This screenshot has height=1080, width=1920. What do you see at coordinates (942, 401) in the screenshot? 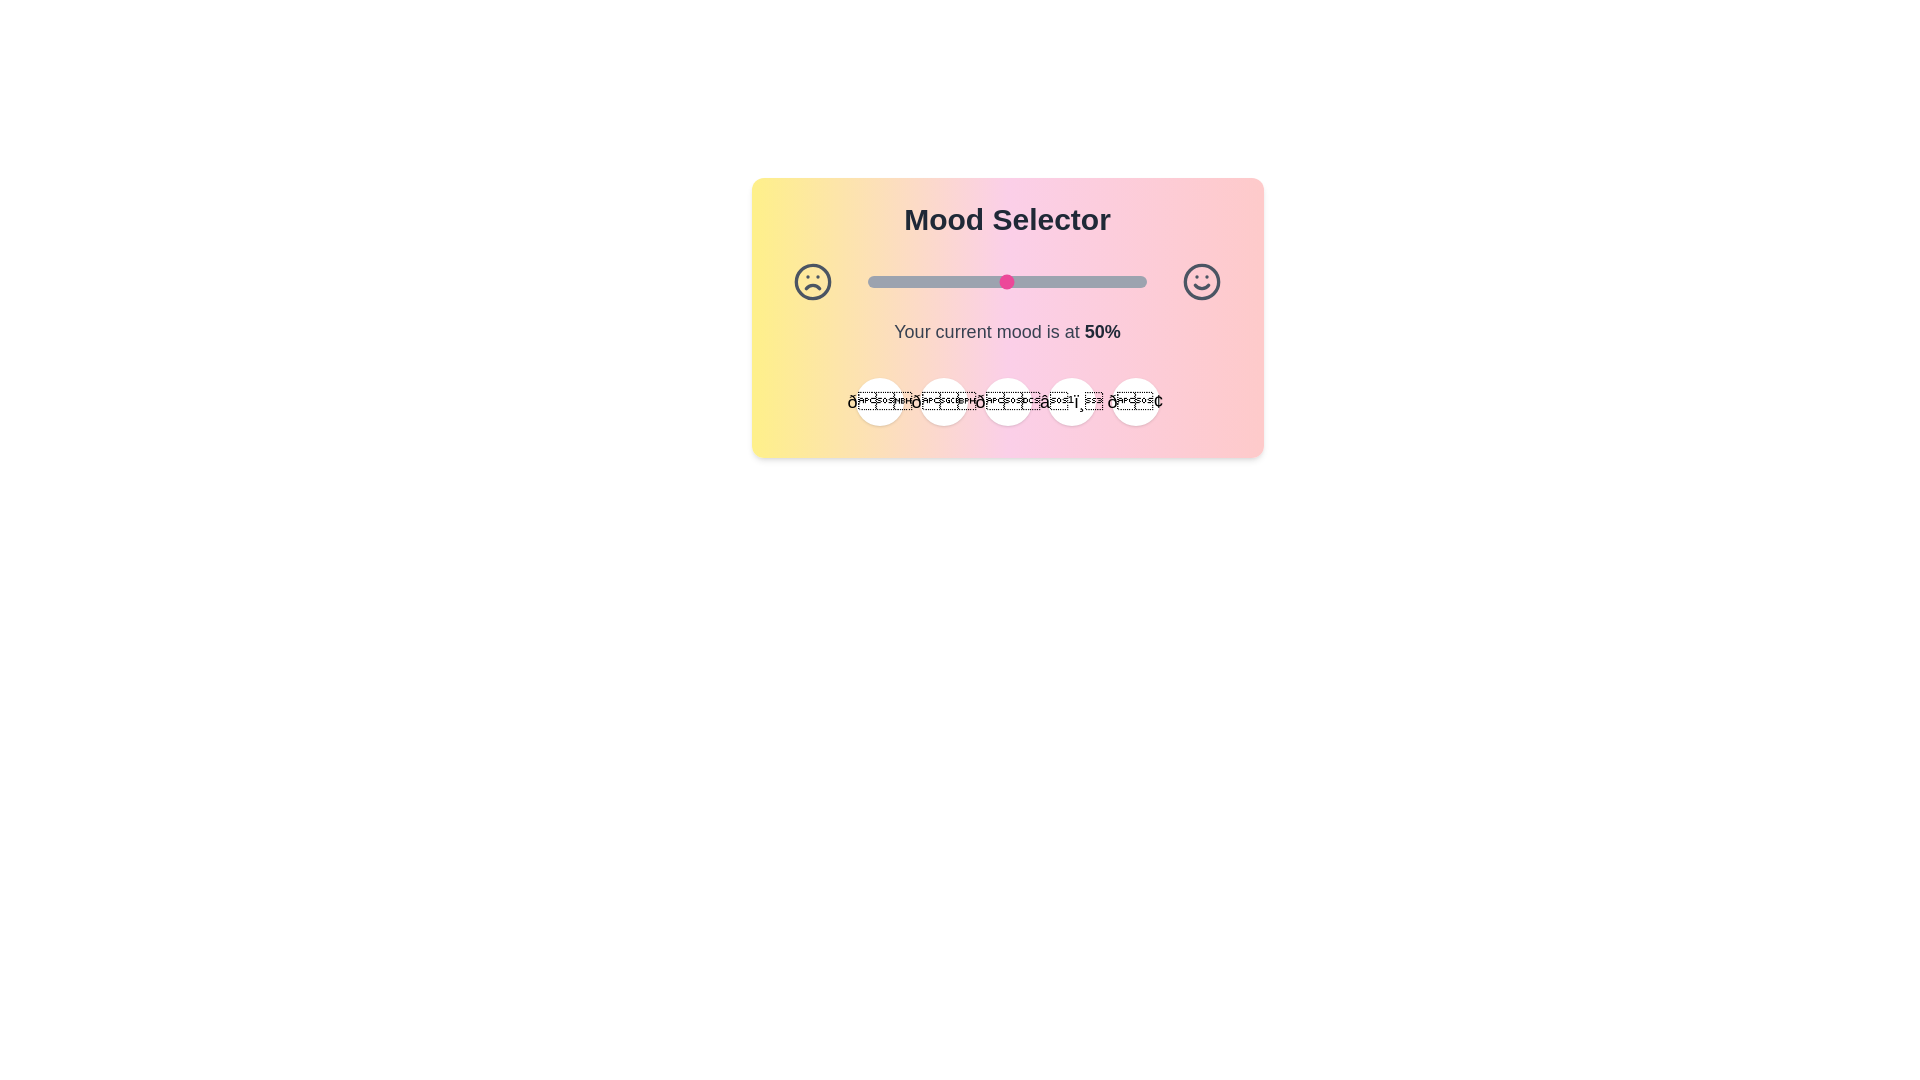
I see `the emoji button corresponding to 😌` at bounding box center [942, 401].